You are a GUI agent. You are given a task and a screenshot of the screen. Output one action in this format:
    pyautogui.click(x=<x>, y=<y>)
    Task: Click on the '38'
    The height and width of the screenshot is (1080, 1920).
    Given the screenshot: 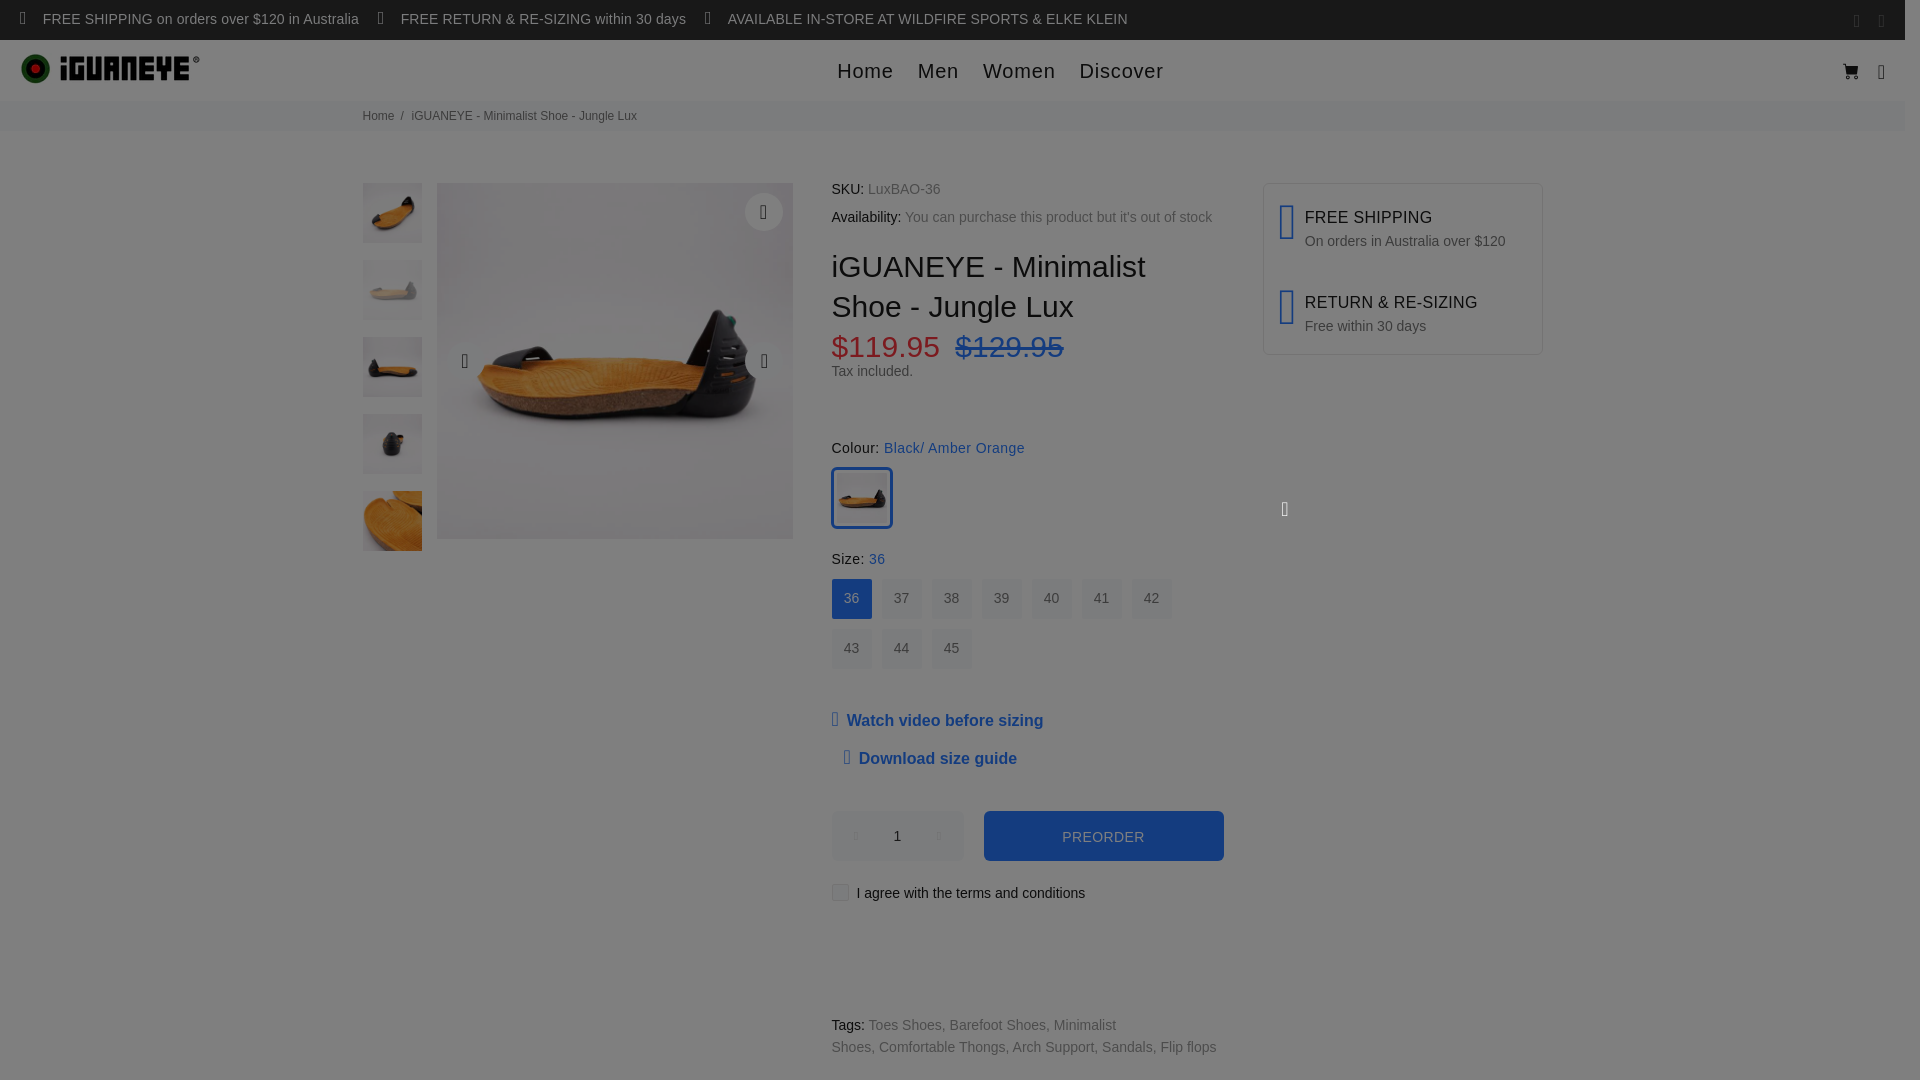 What is the action you would take?
    pyautogui.click(x=950, y=597)
    